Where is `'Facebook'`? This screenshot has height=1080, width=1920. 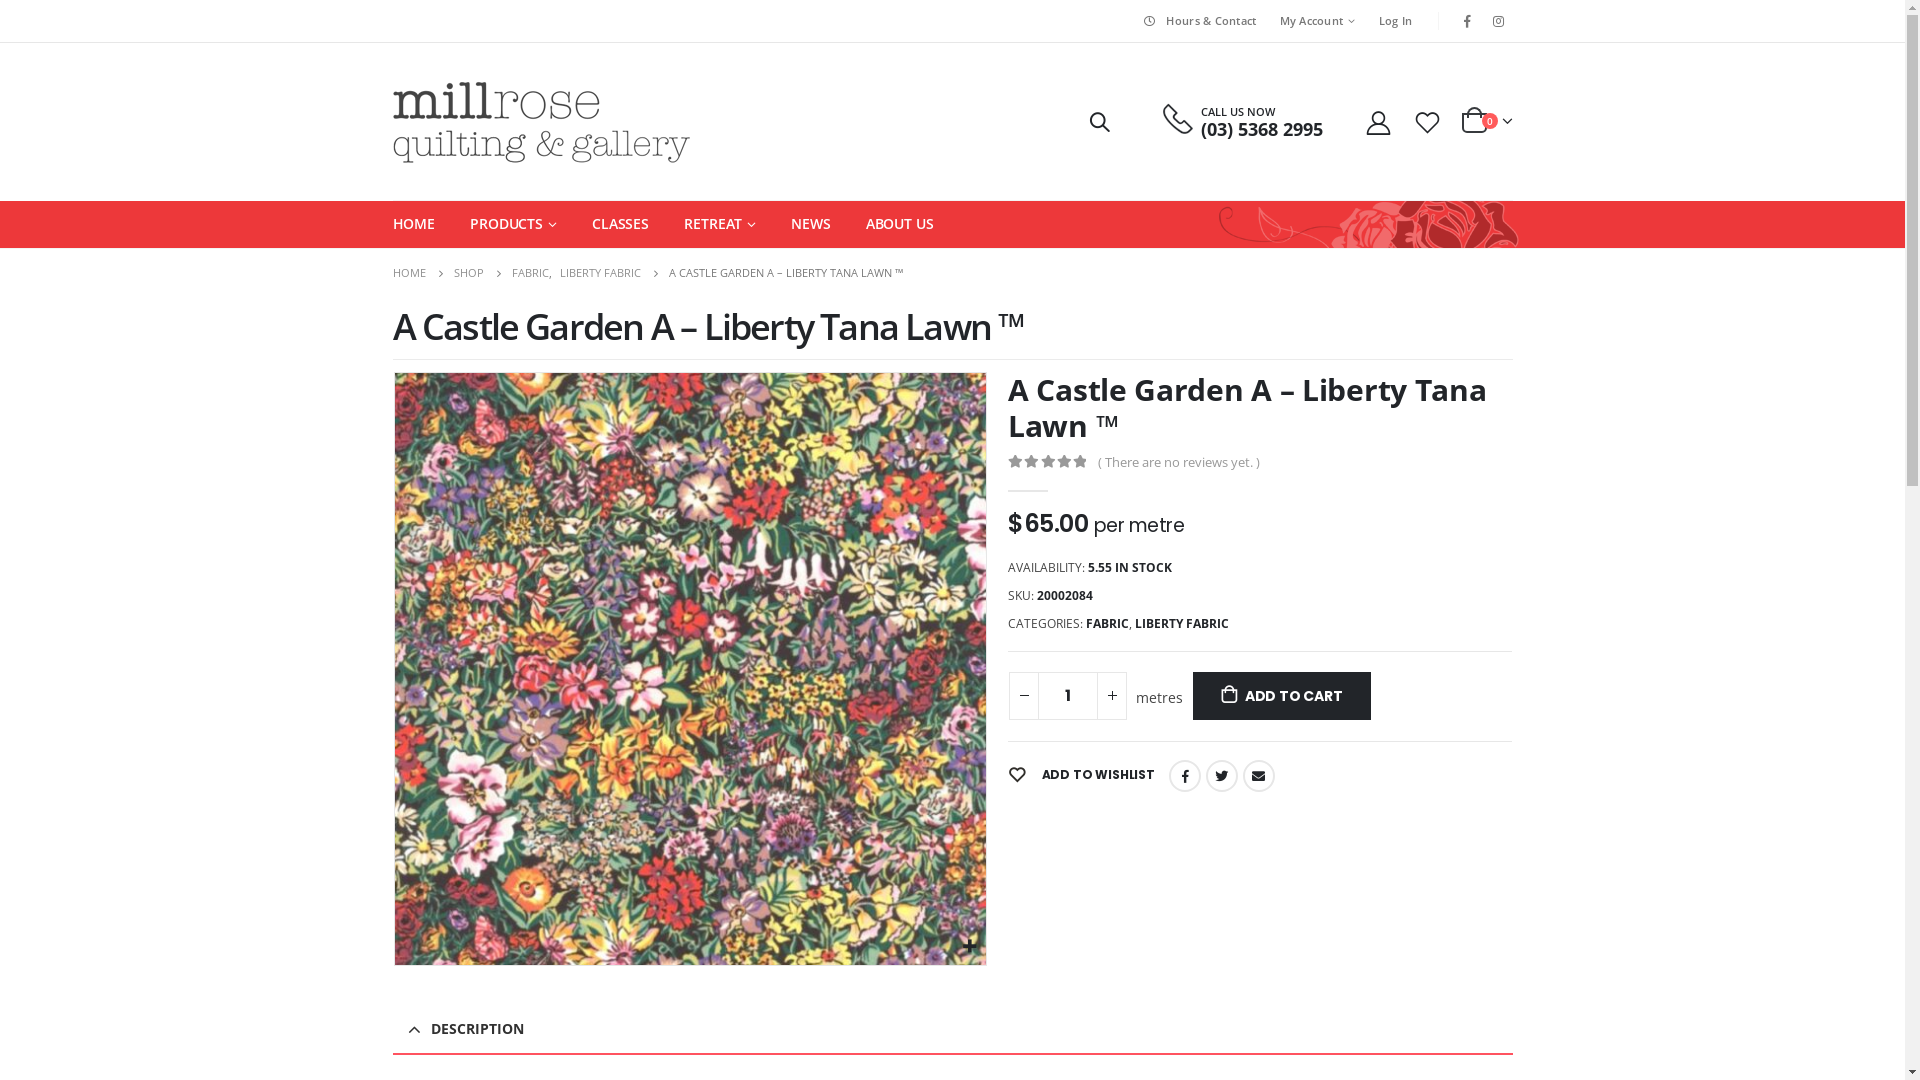
'Facebook' is located at coordinates (1467, 20).